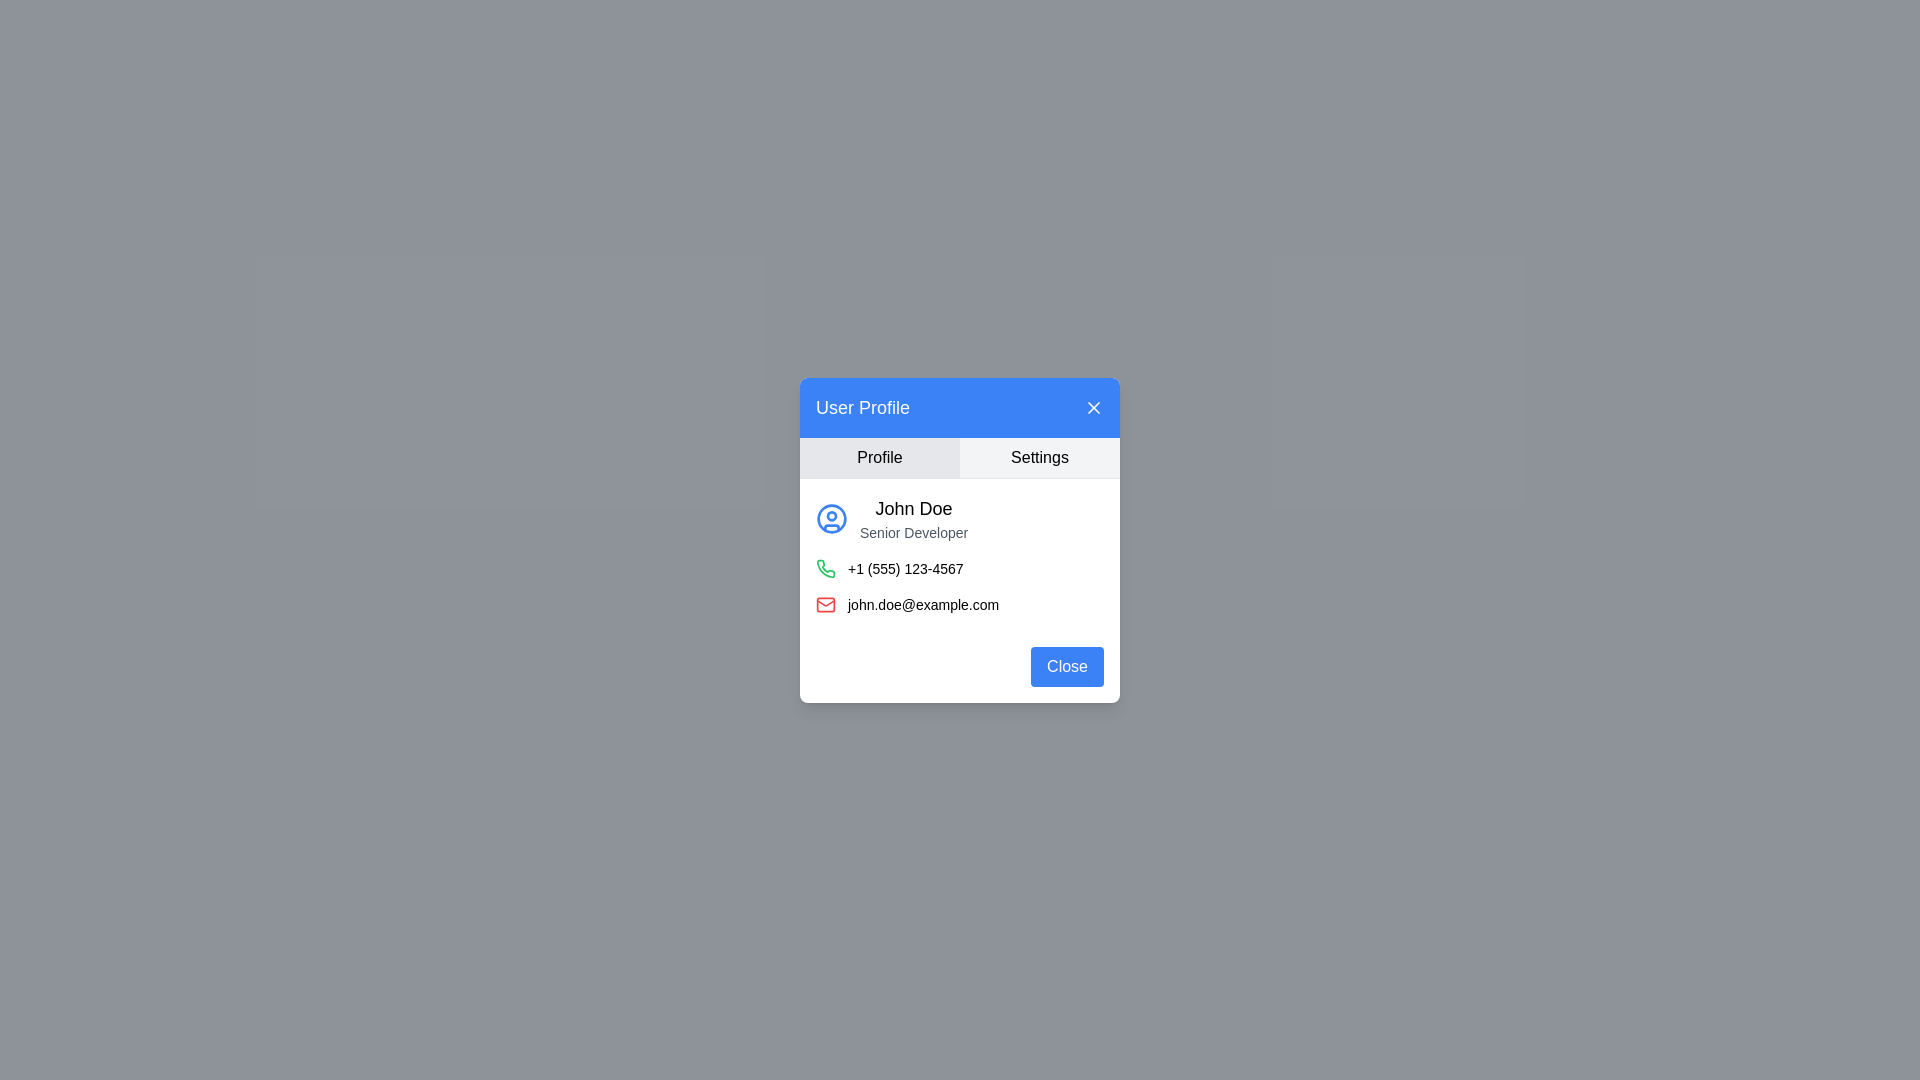 Image resolution: width=1920 pixels, height=1080 pixels. What do you see at coordinates (1093, 406) in the screenshot?
I see `the cross-shaped graphic icon at the top-right corner of the blue header bar labeled 'User Profile'` at bounding box center [1093, 406].